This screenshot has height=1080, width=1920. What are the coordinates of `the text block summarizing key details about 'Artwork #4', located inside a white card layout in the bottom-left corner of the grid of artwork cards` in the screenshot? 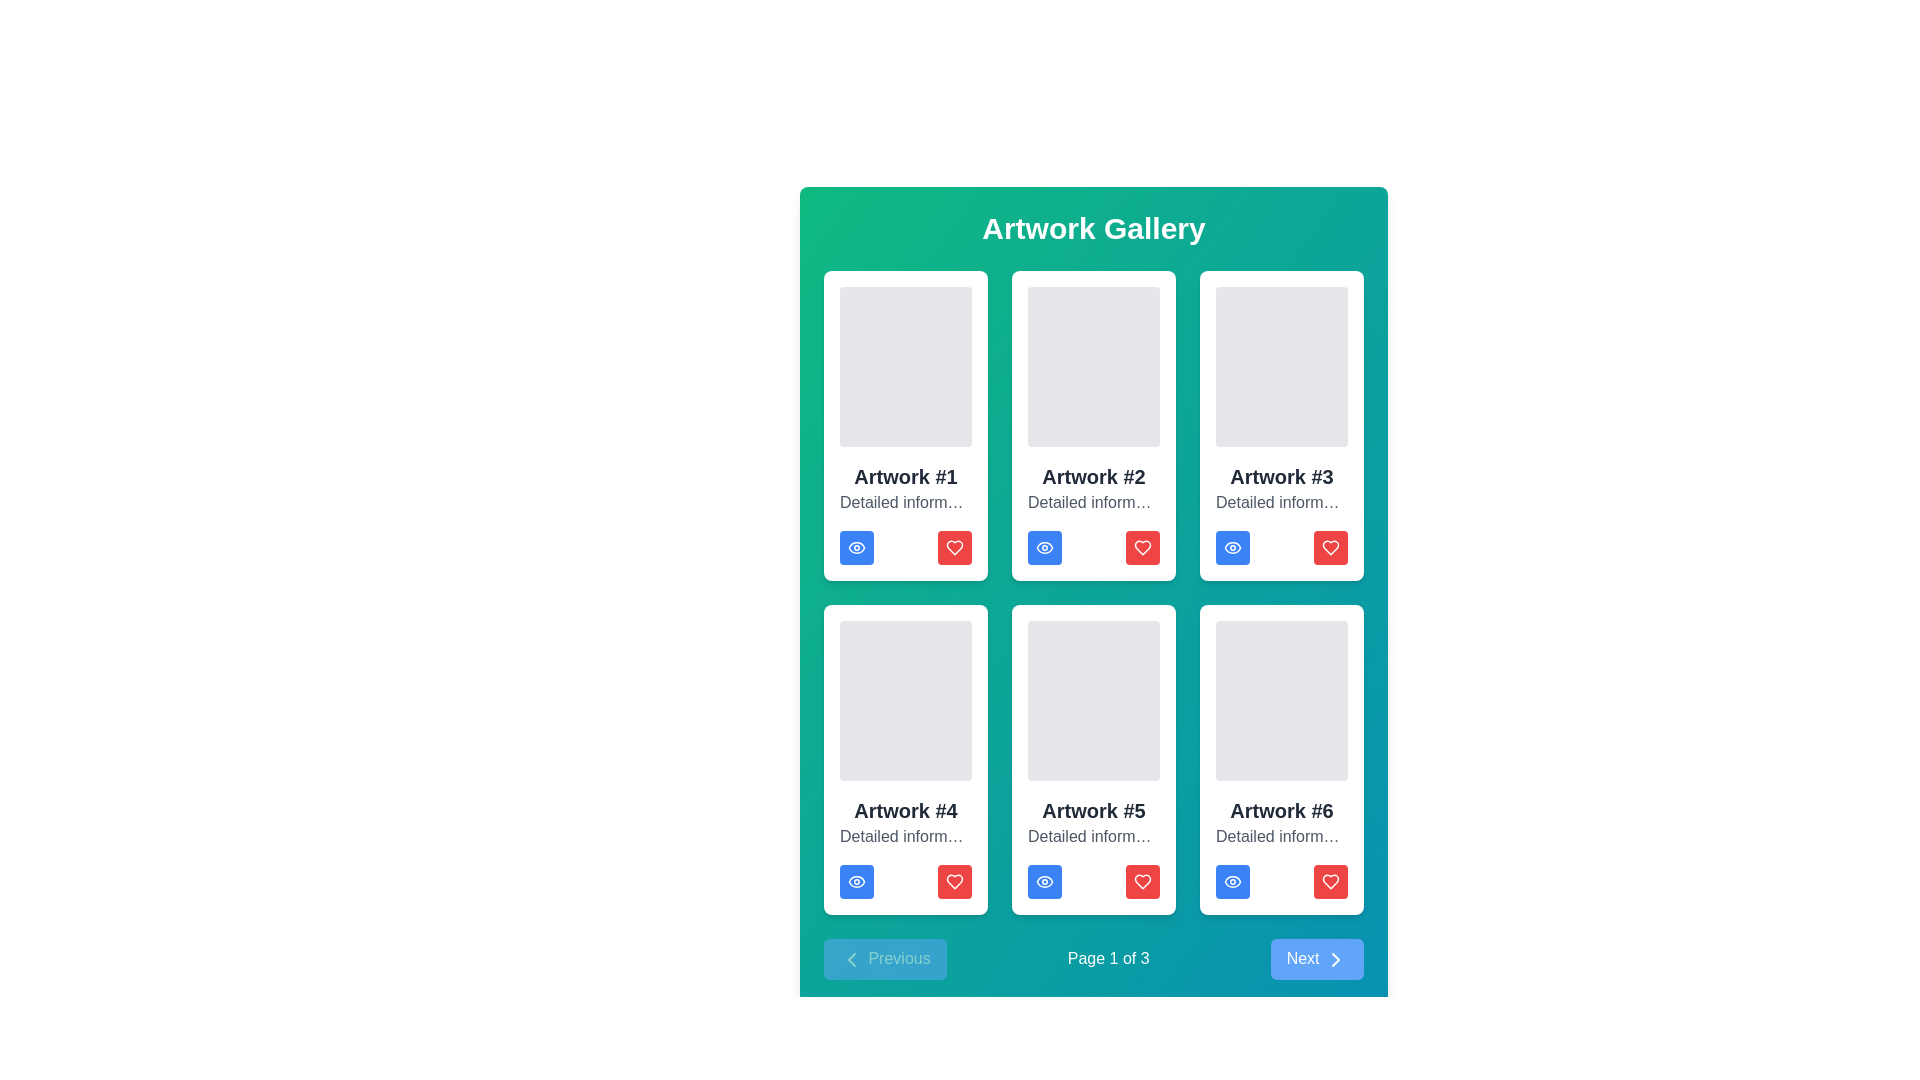 It's located at (905, 837).